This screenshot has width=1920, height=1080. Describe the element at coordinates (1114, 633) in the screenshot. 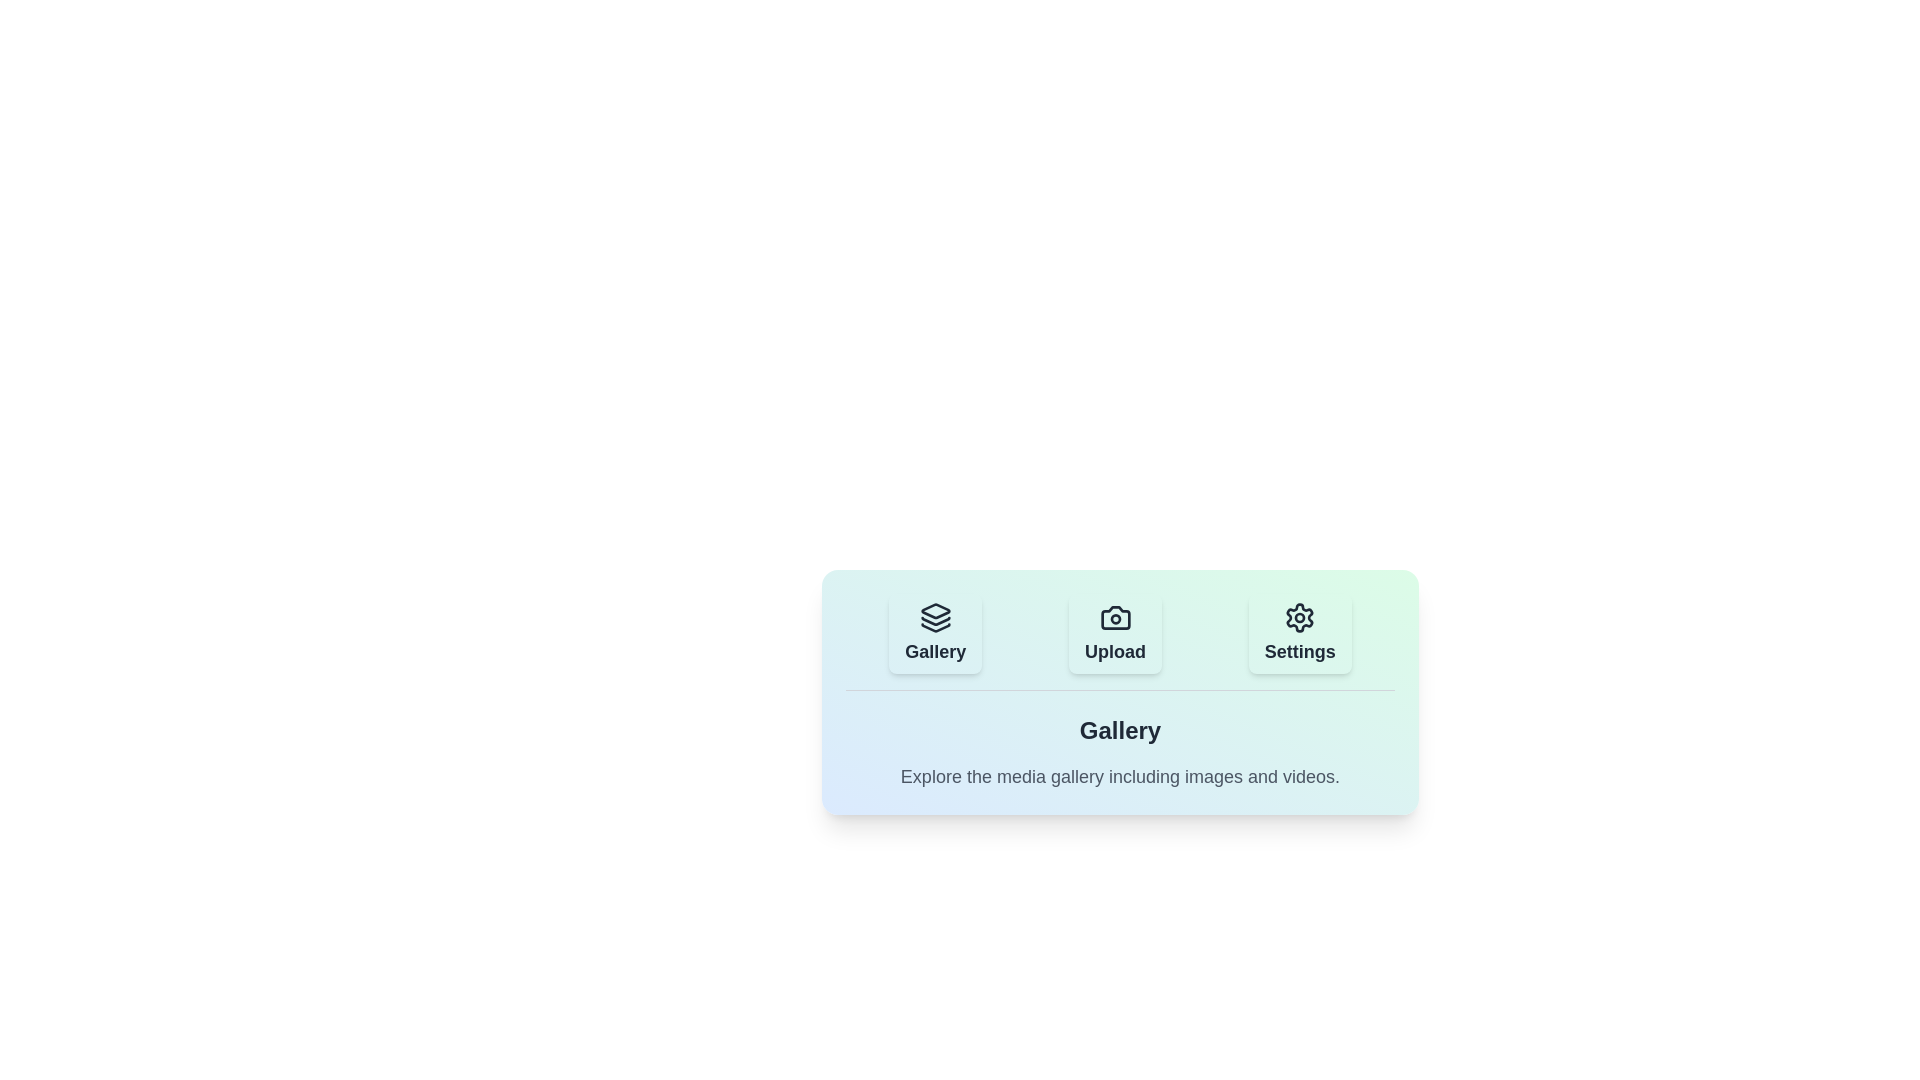

I see `the tab button labeled Upload to observe visual feedback` at that location.